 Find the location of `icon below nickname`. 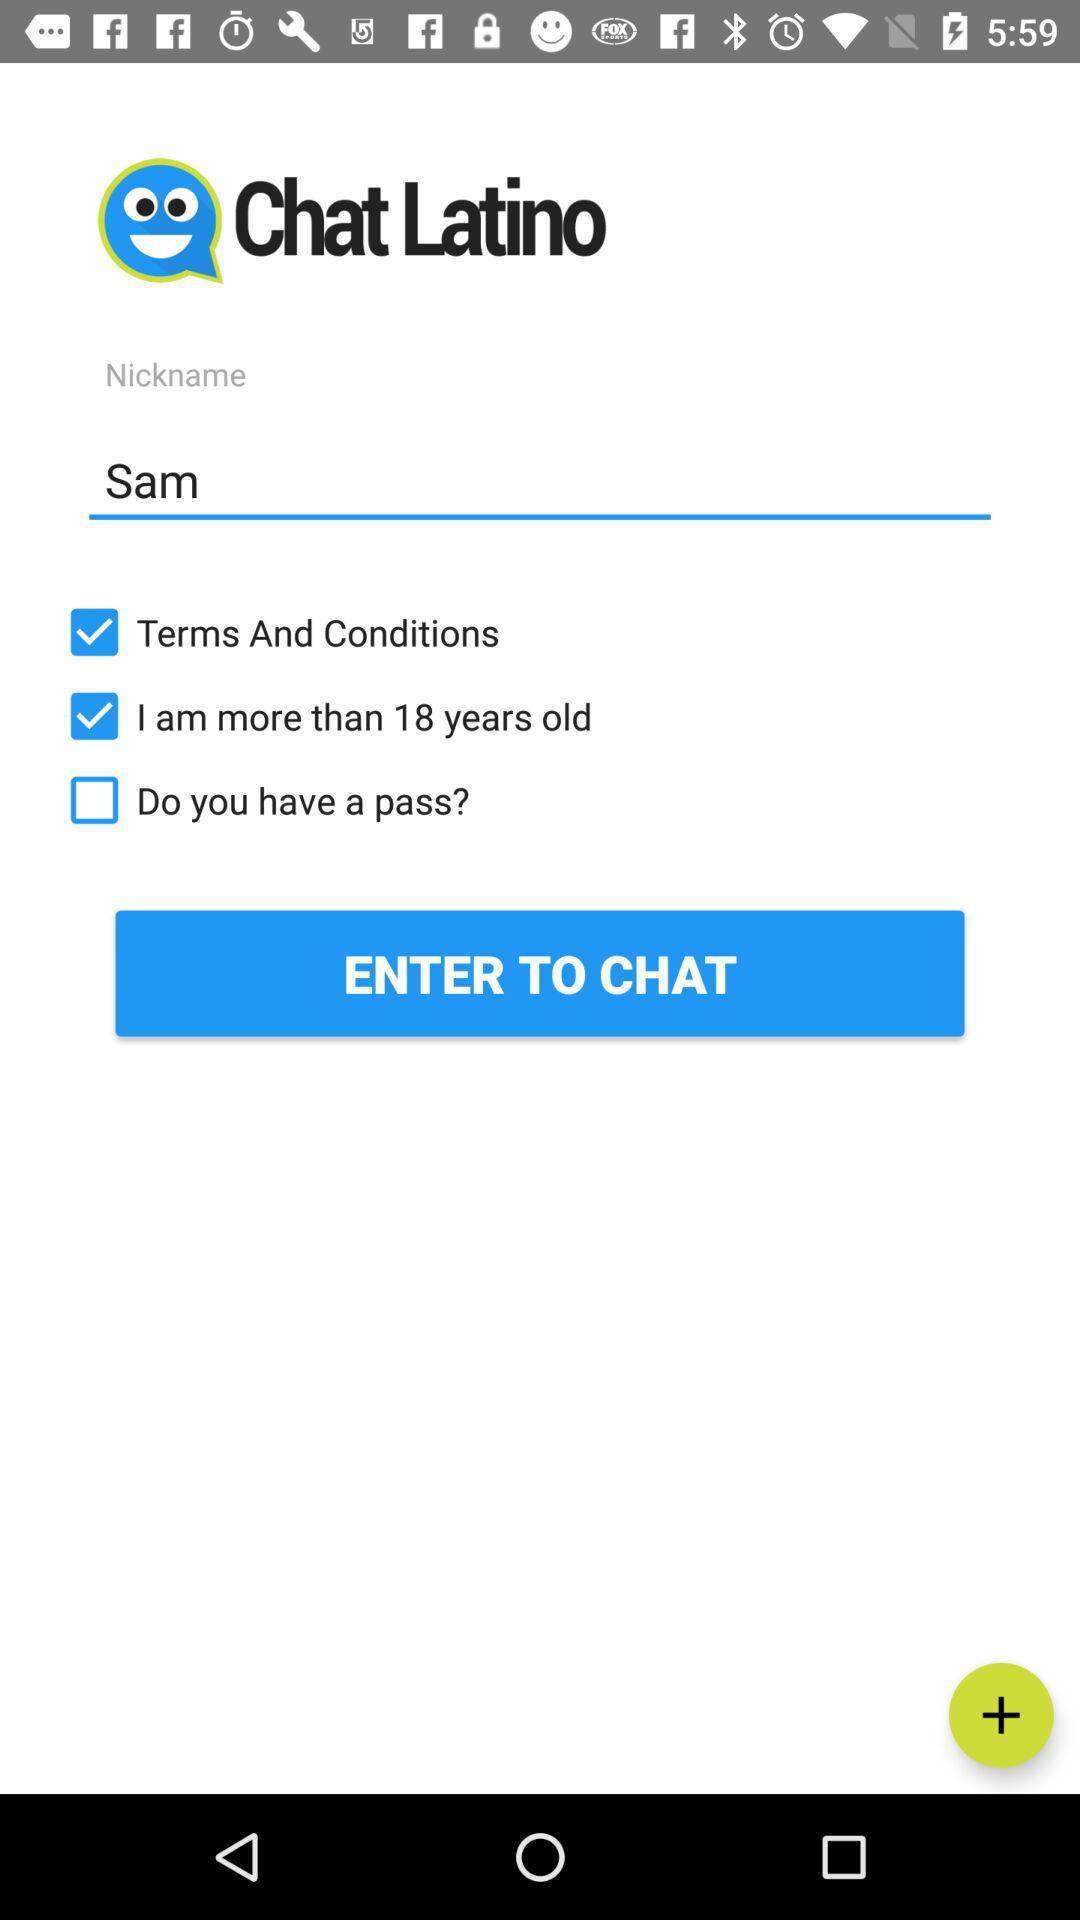

icon below nickname is located at coordinates (540, 478).